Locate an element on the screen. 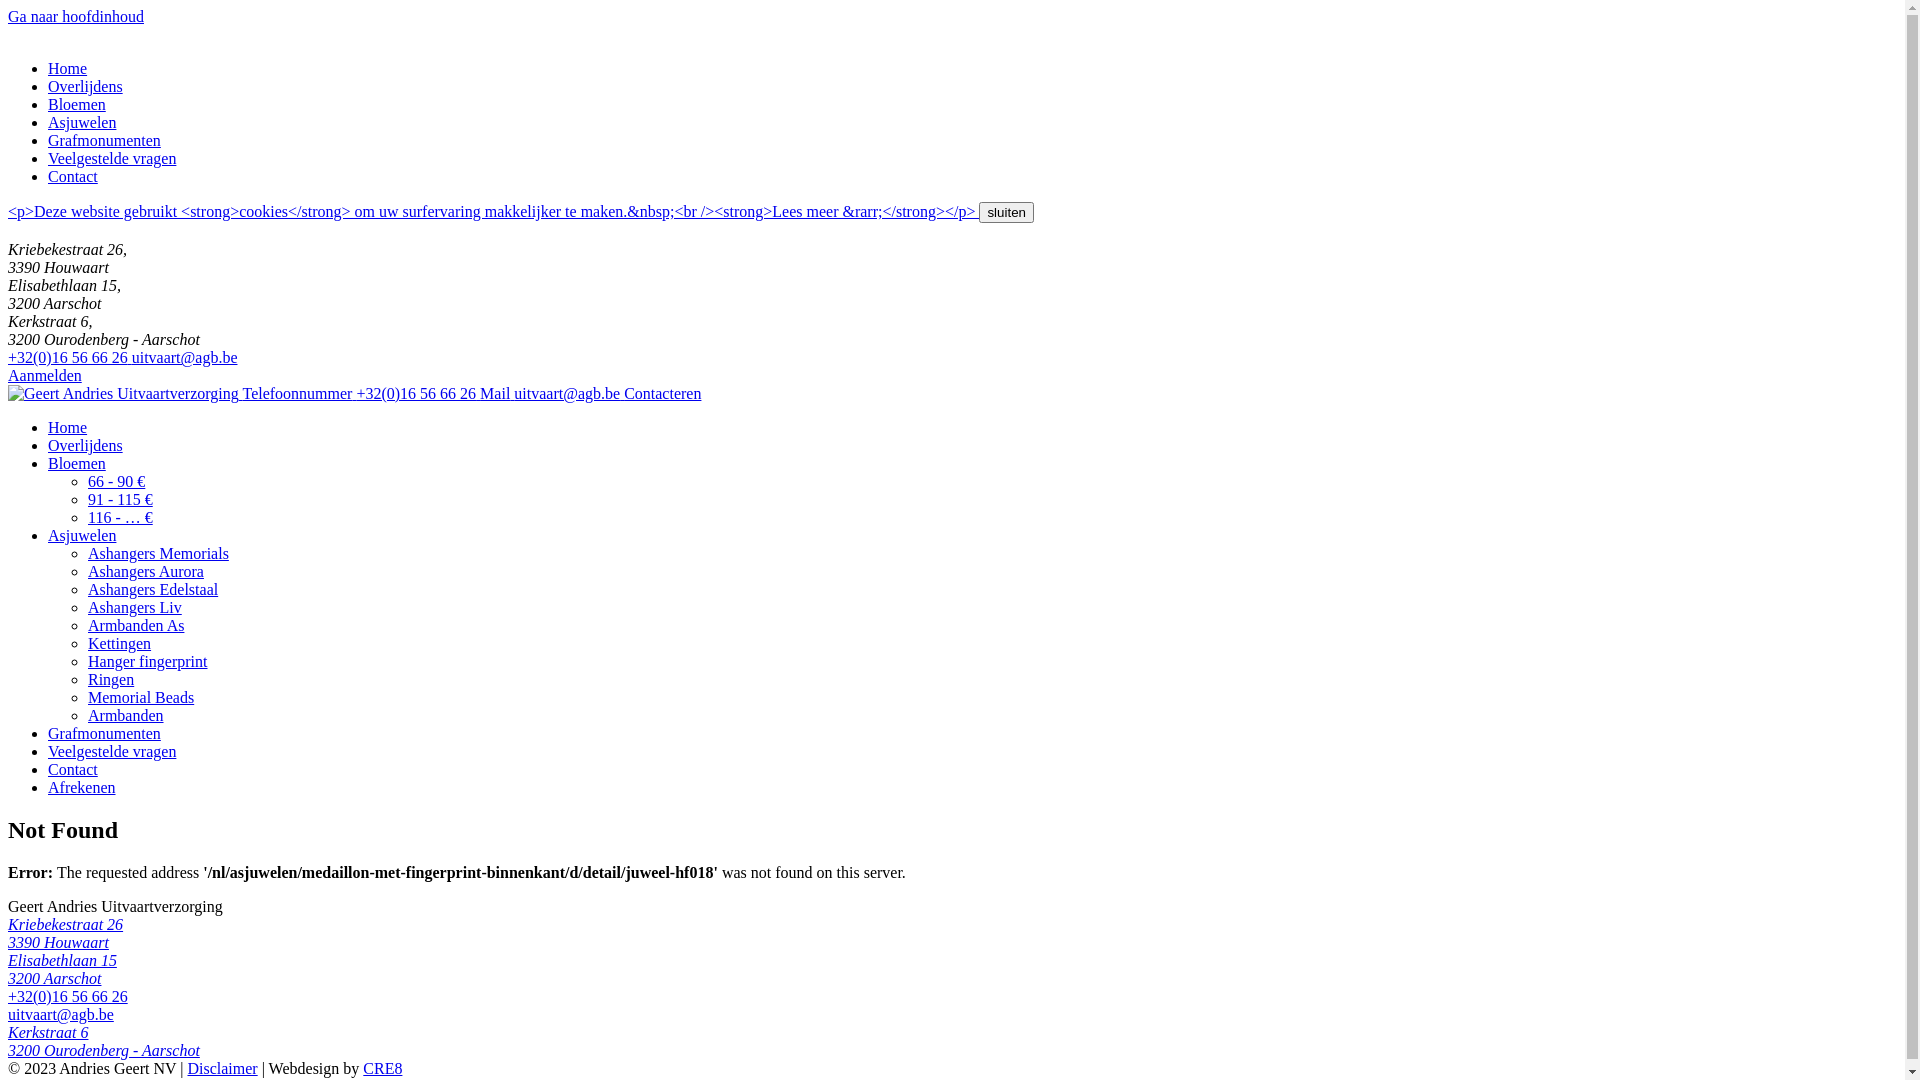  'Ashangers Edelstaal' is located at coordinates (152, 588).